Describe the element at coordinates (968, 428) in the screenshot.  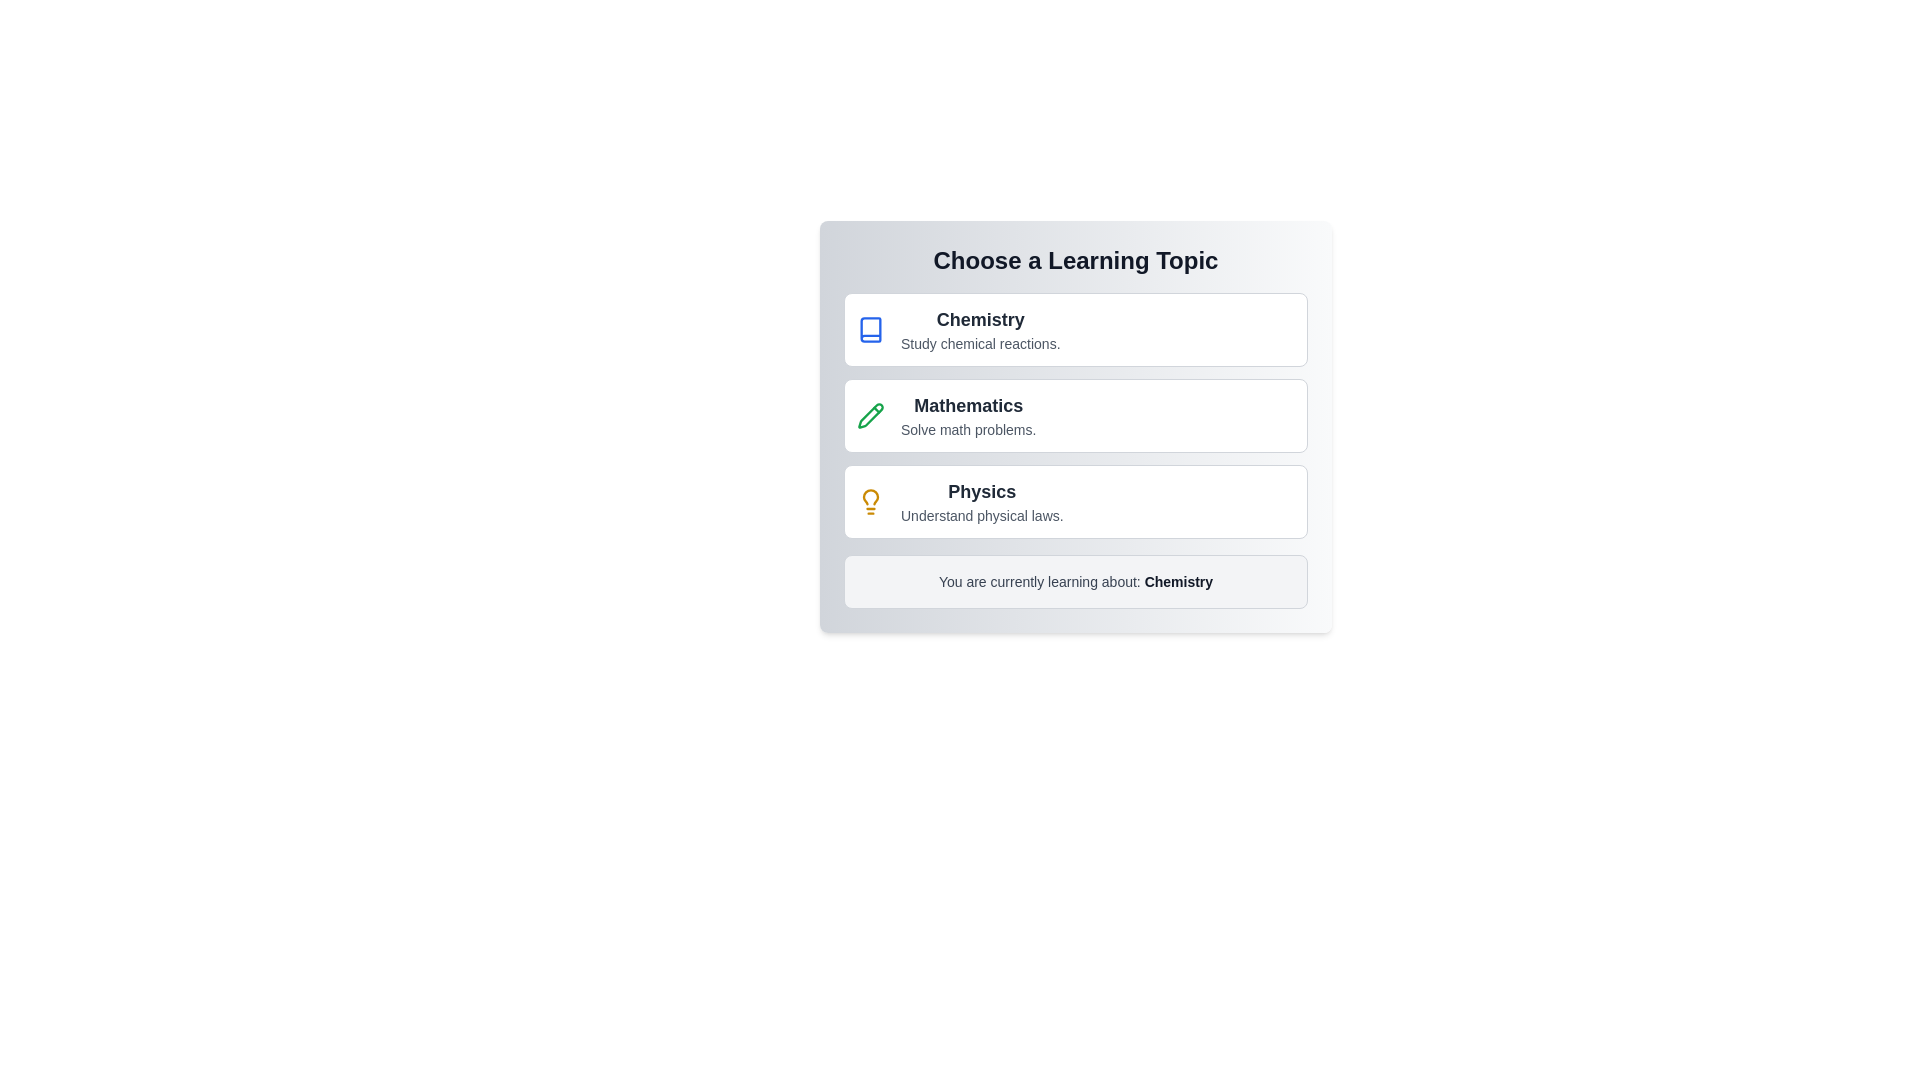
I see `text content of the label displaying 'Solve math problems.' which is positioned below the title 'Mathematics' in the second selectable card of the 'Choose a Learning Topic' section` at that location.